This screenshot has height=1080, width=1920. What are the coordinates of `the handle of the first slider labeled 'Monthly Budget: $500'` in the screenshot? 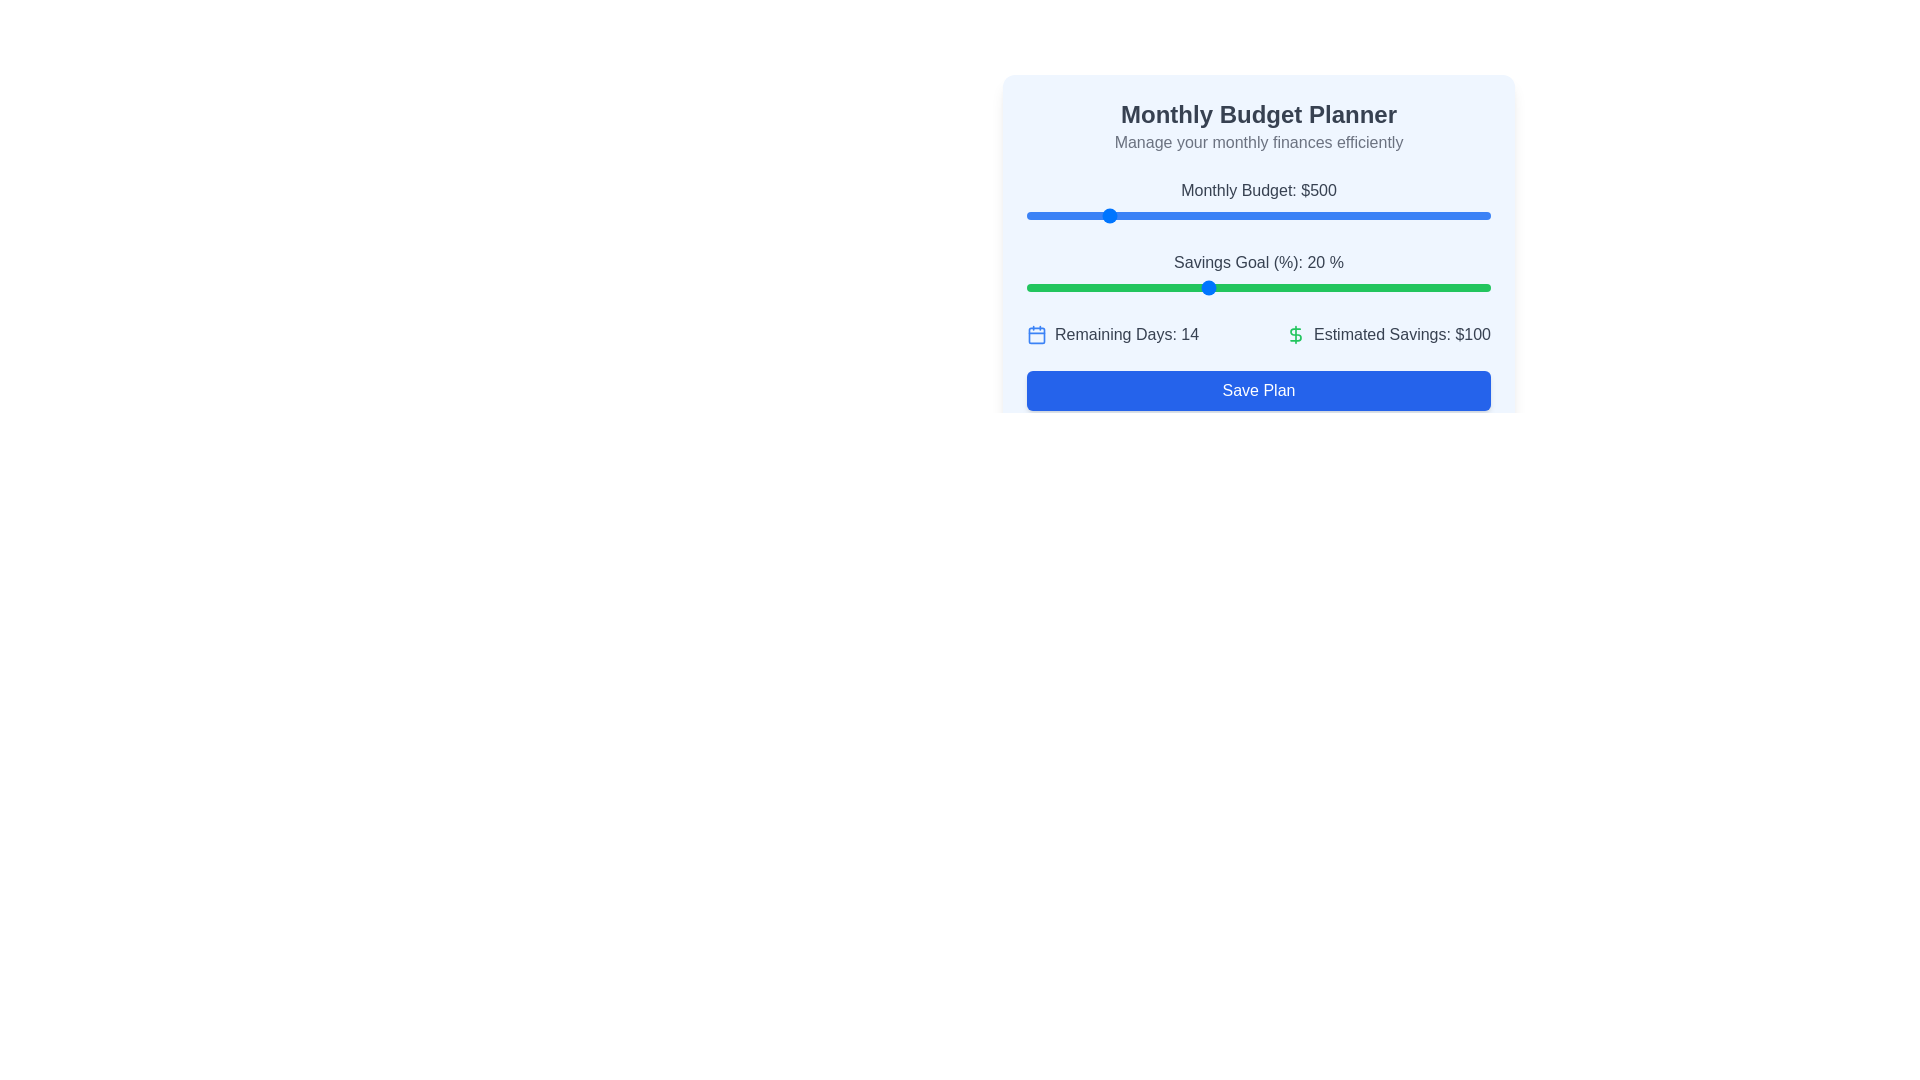 It's located at (1257, 216).